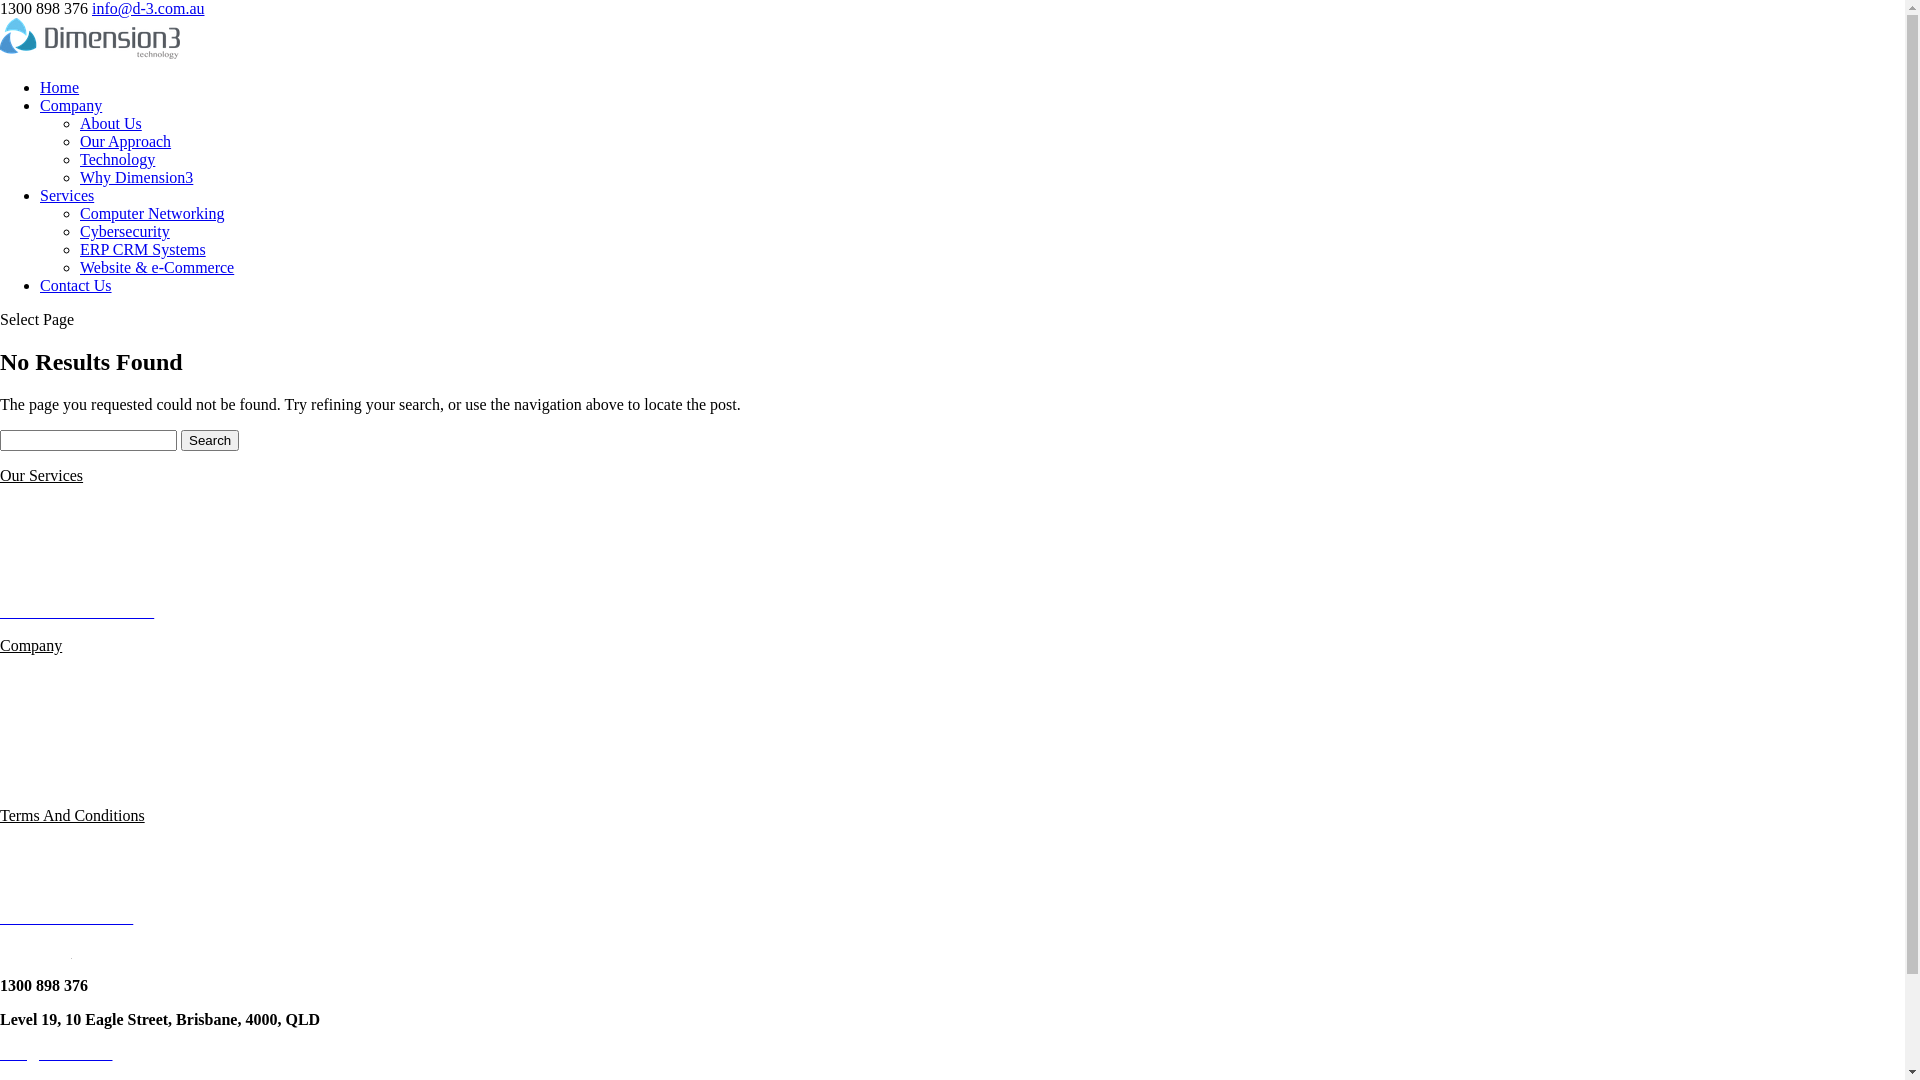 This screenshot has width=1920, height=1080. What do you see at coordinates (124, 140) in the screenshot?
I see `'Our Approach'` at bounding box center [124, 140].